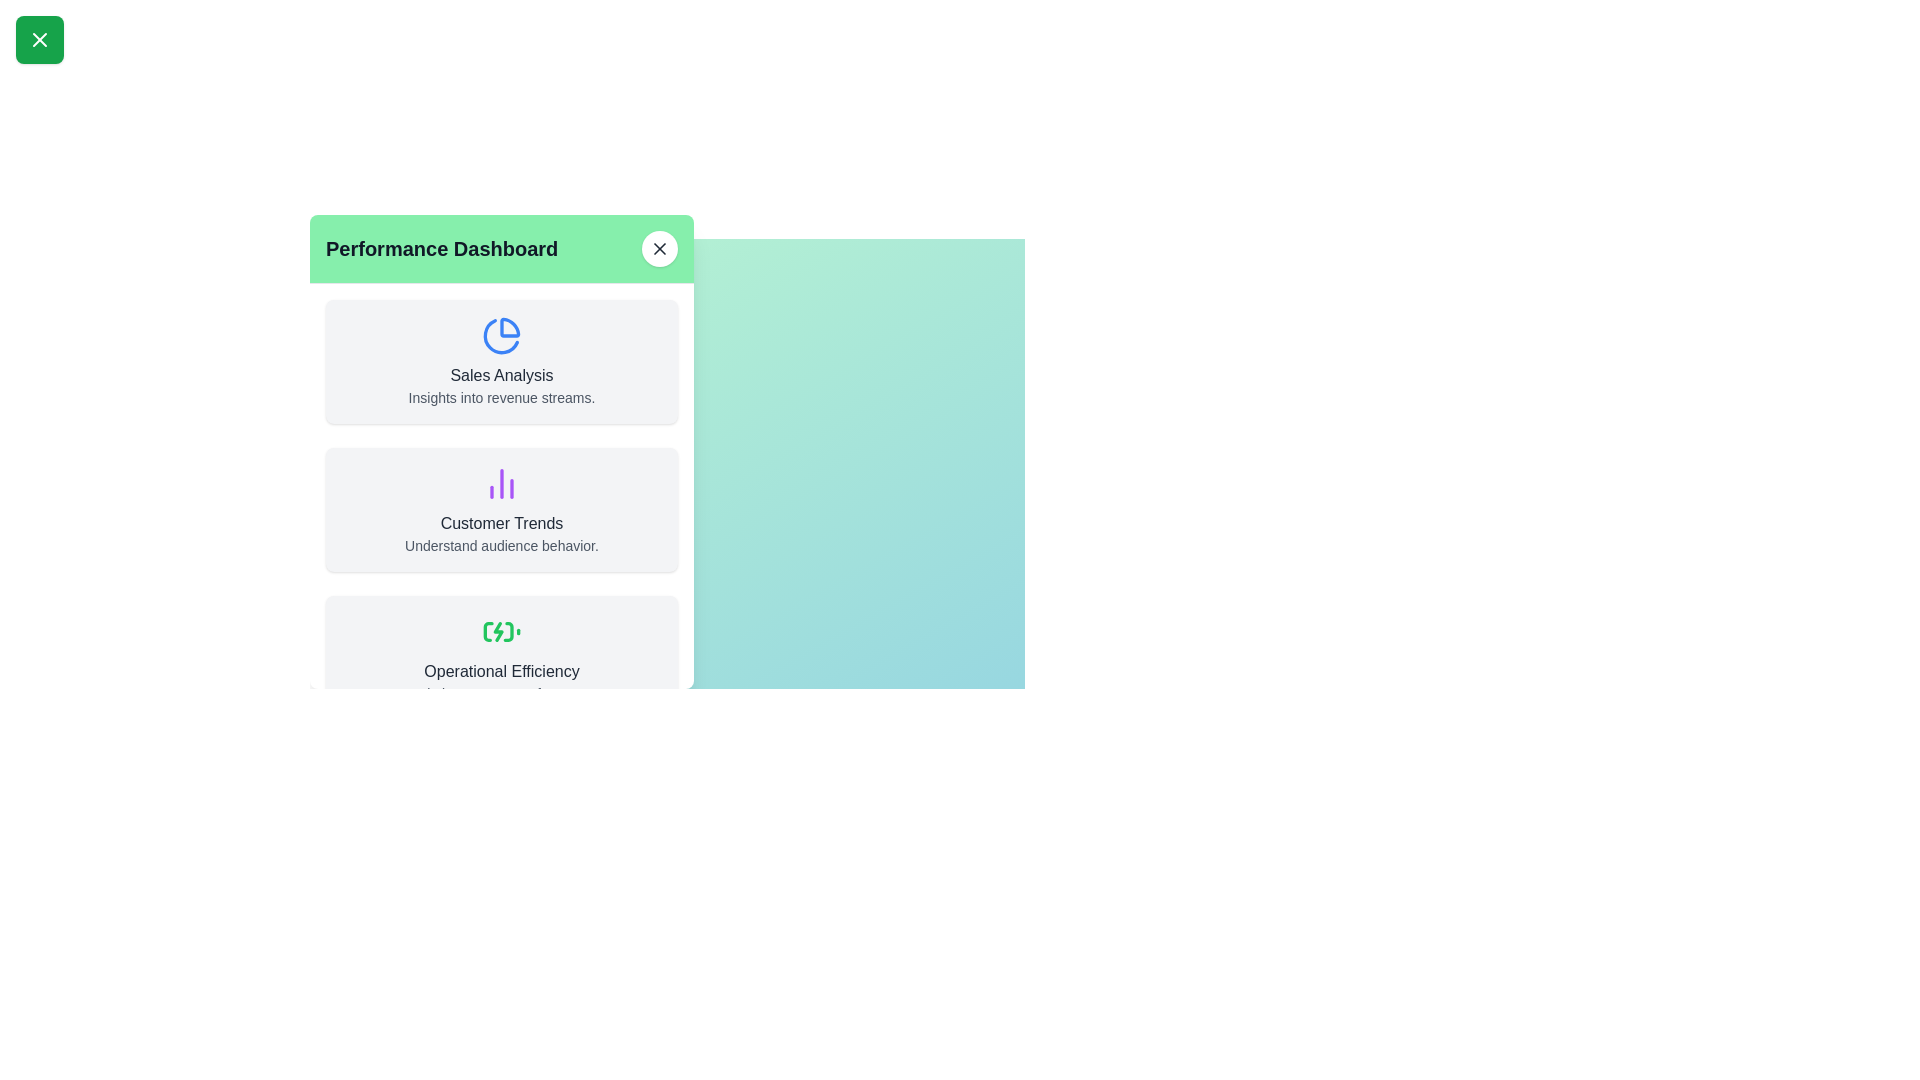  I want to click on the descriptive Text block that provides insights related to the 'Sales Analysis' section, positioned below the 'Sales Analysis' text and pie chart icon, so click(502, 397).